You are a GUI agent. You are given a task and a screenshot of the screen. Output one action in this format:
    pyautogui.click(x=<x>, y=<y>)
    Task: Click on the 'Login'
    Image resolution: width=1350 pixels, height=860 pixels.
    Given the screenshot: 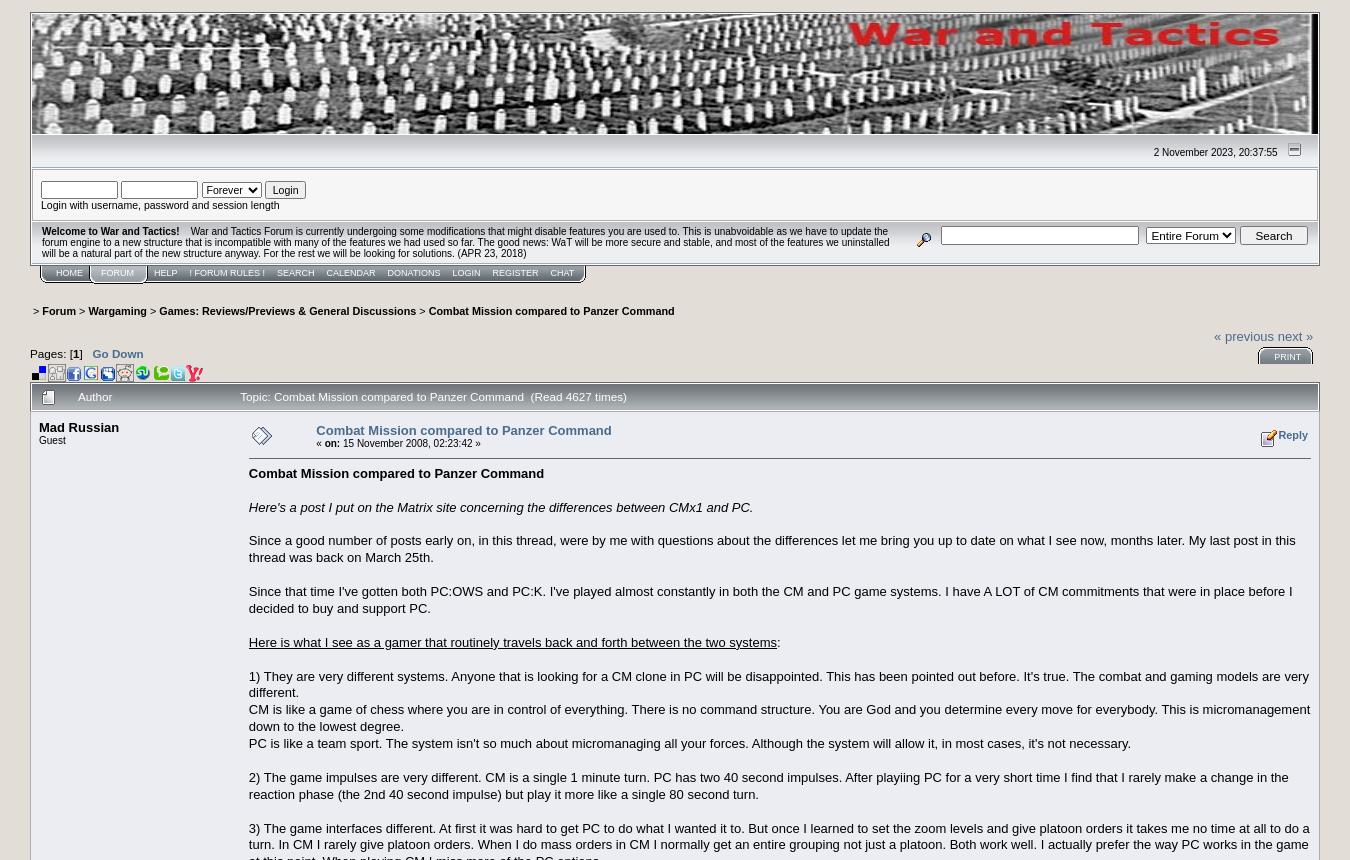 What is the action you would take?
    pyautogui.click(x=465, y=271)
    